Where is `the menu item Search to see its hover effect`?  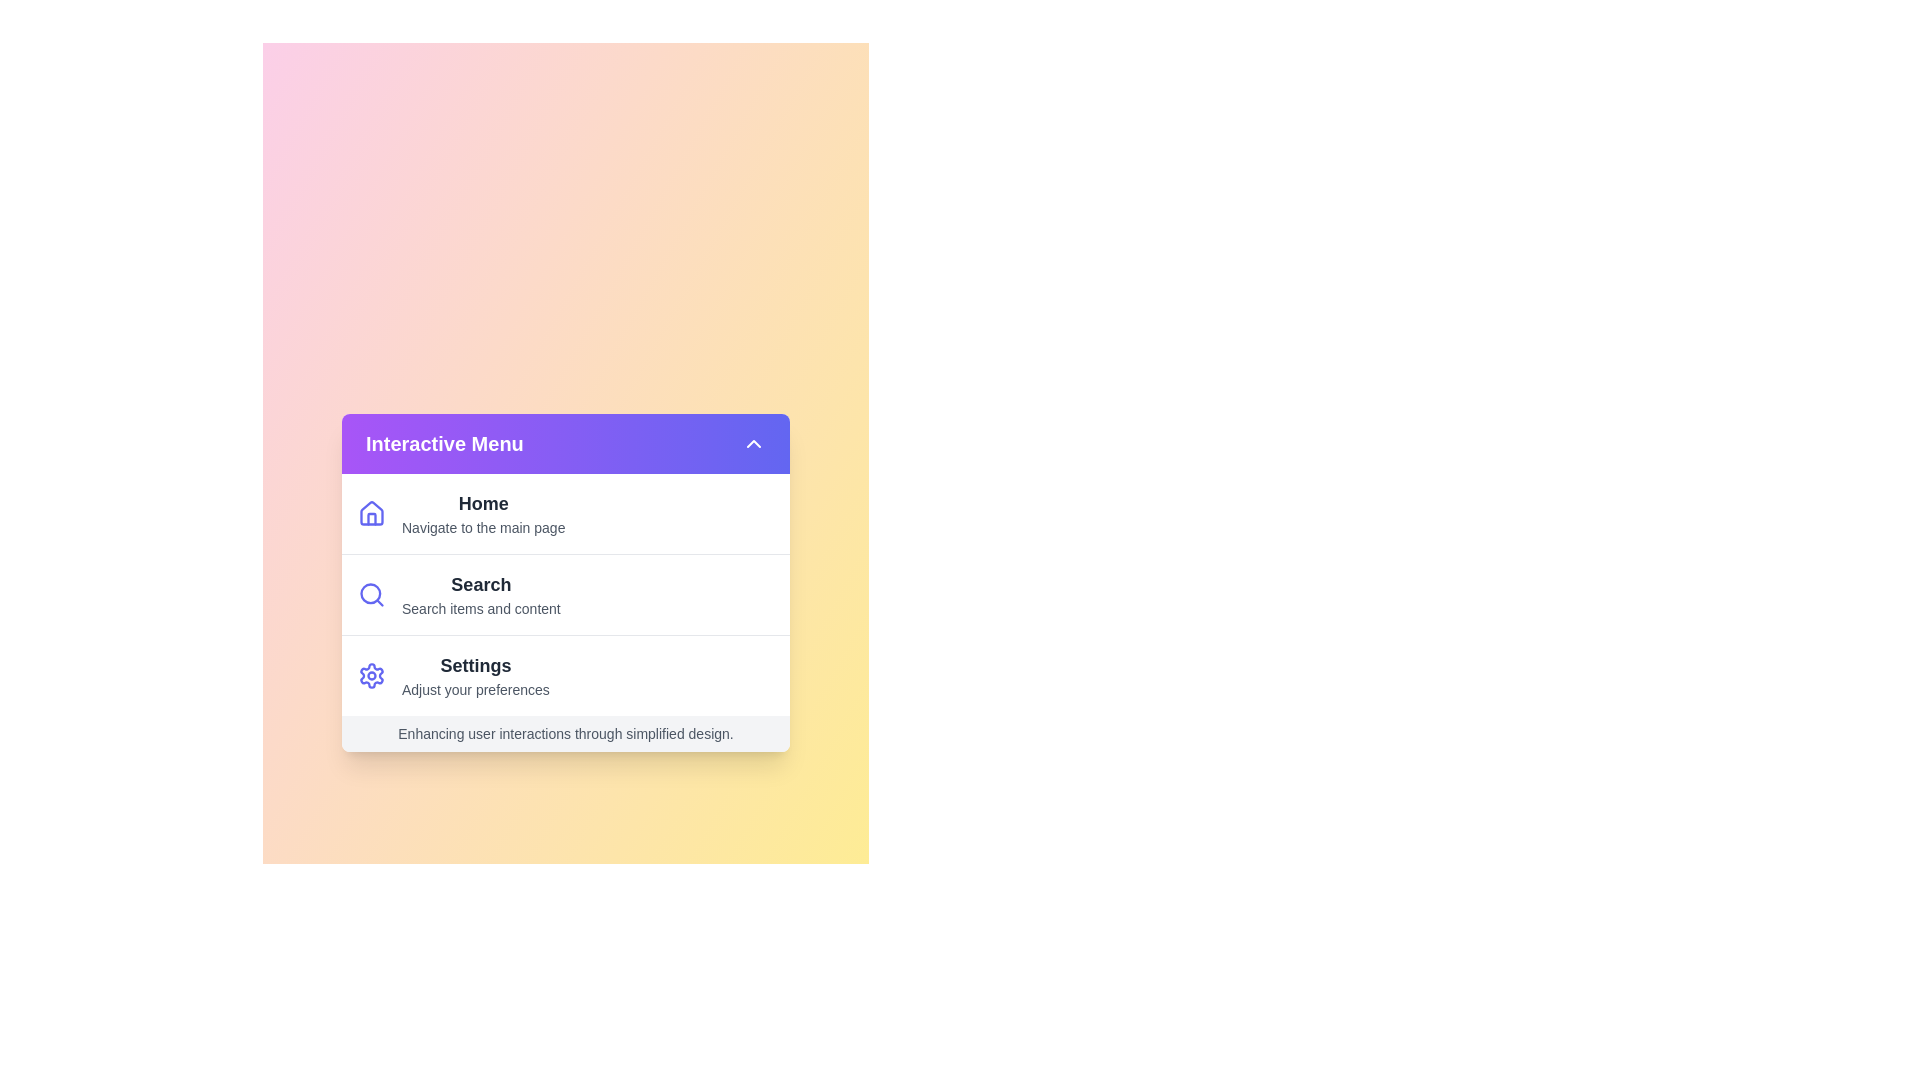 the menu item Search to see its hover effect is located at coordinates (565, 593).